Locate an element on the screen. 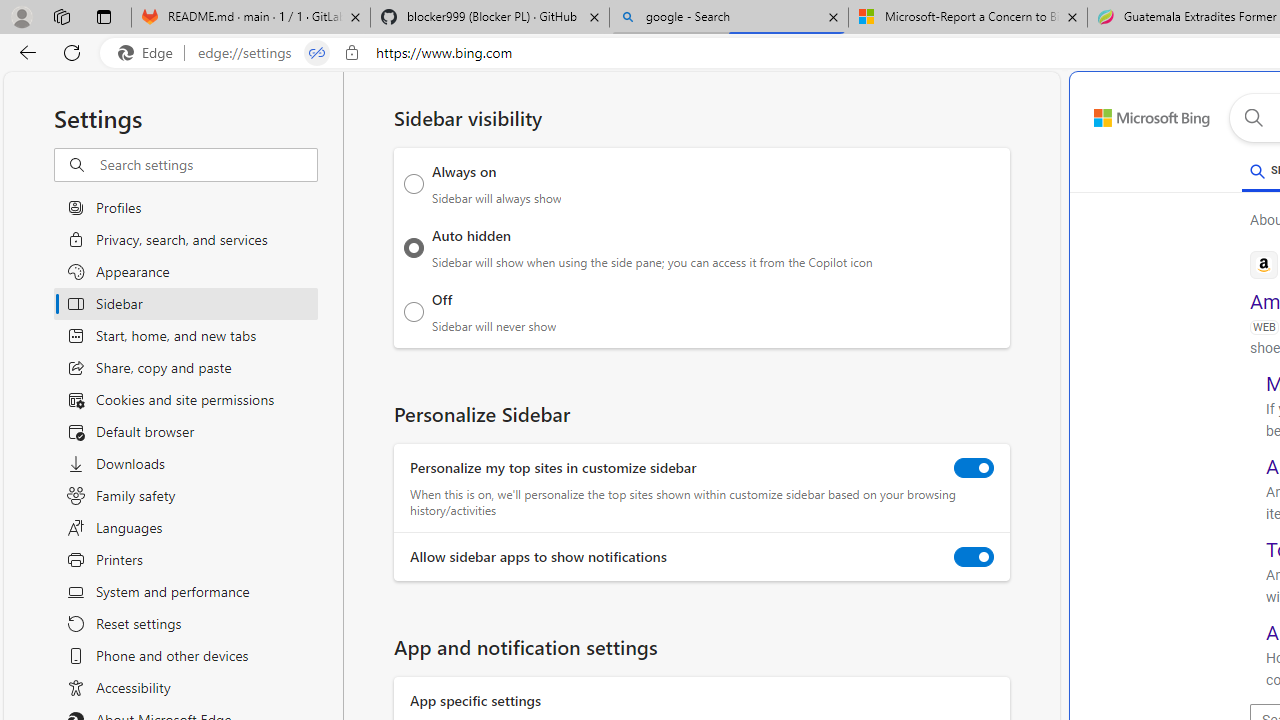 The height and width of the screenshot is (720, 1280). 'google - Search' is located at coordinates (728, 17).